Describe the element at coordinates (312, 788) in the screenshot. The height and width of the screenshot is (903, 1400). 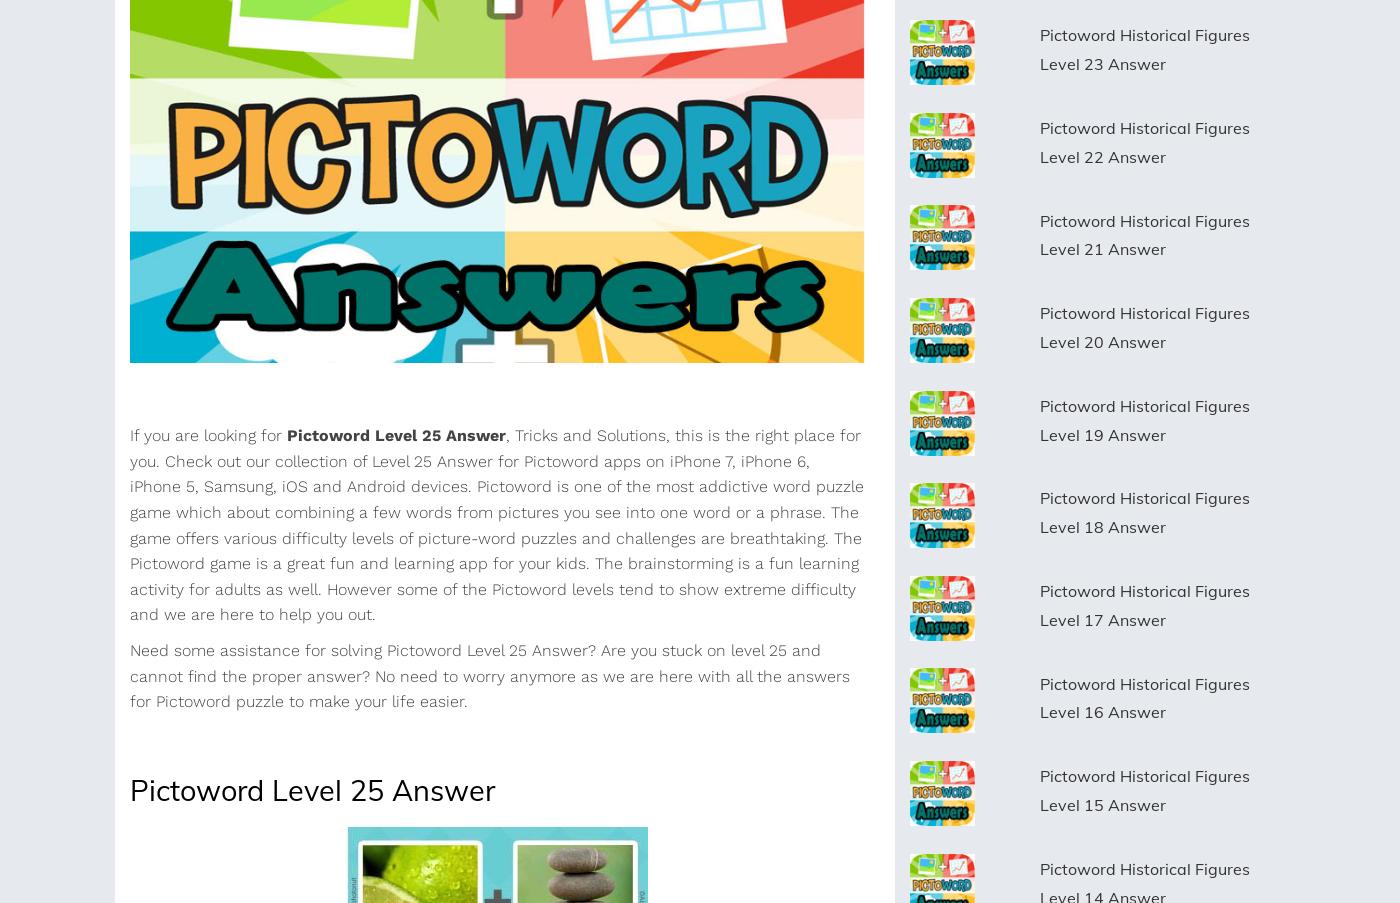
I see `'Pictoword Level 25 Answer'` at that location.